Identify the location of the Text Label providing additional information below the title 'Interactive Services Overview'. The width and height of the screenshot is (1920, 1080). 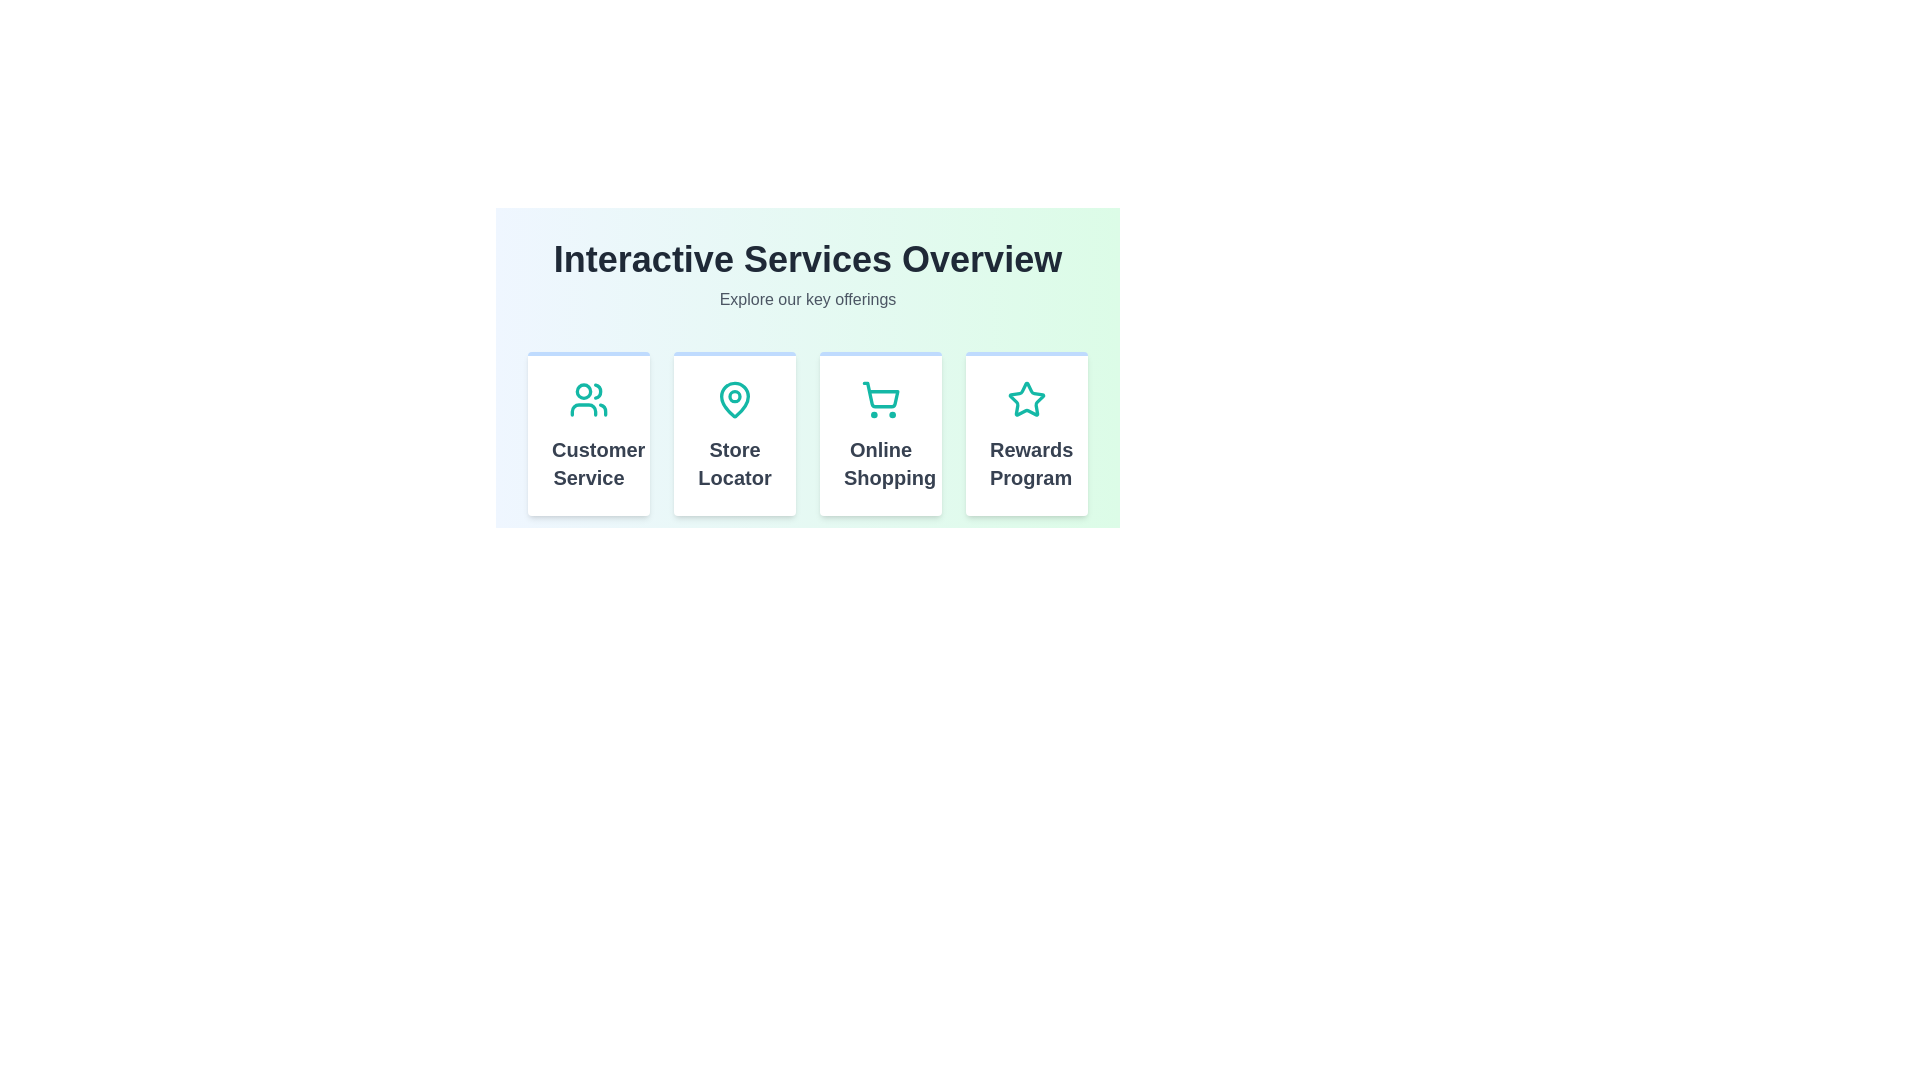
(807, 300).